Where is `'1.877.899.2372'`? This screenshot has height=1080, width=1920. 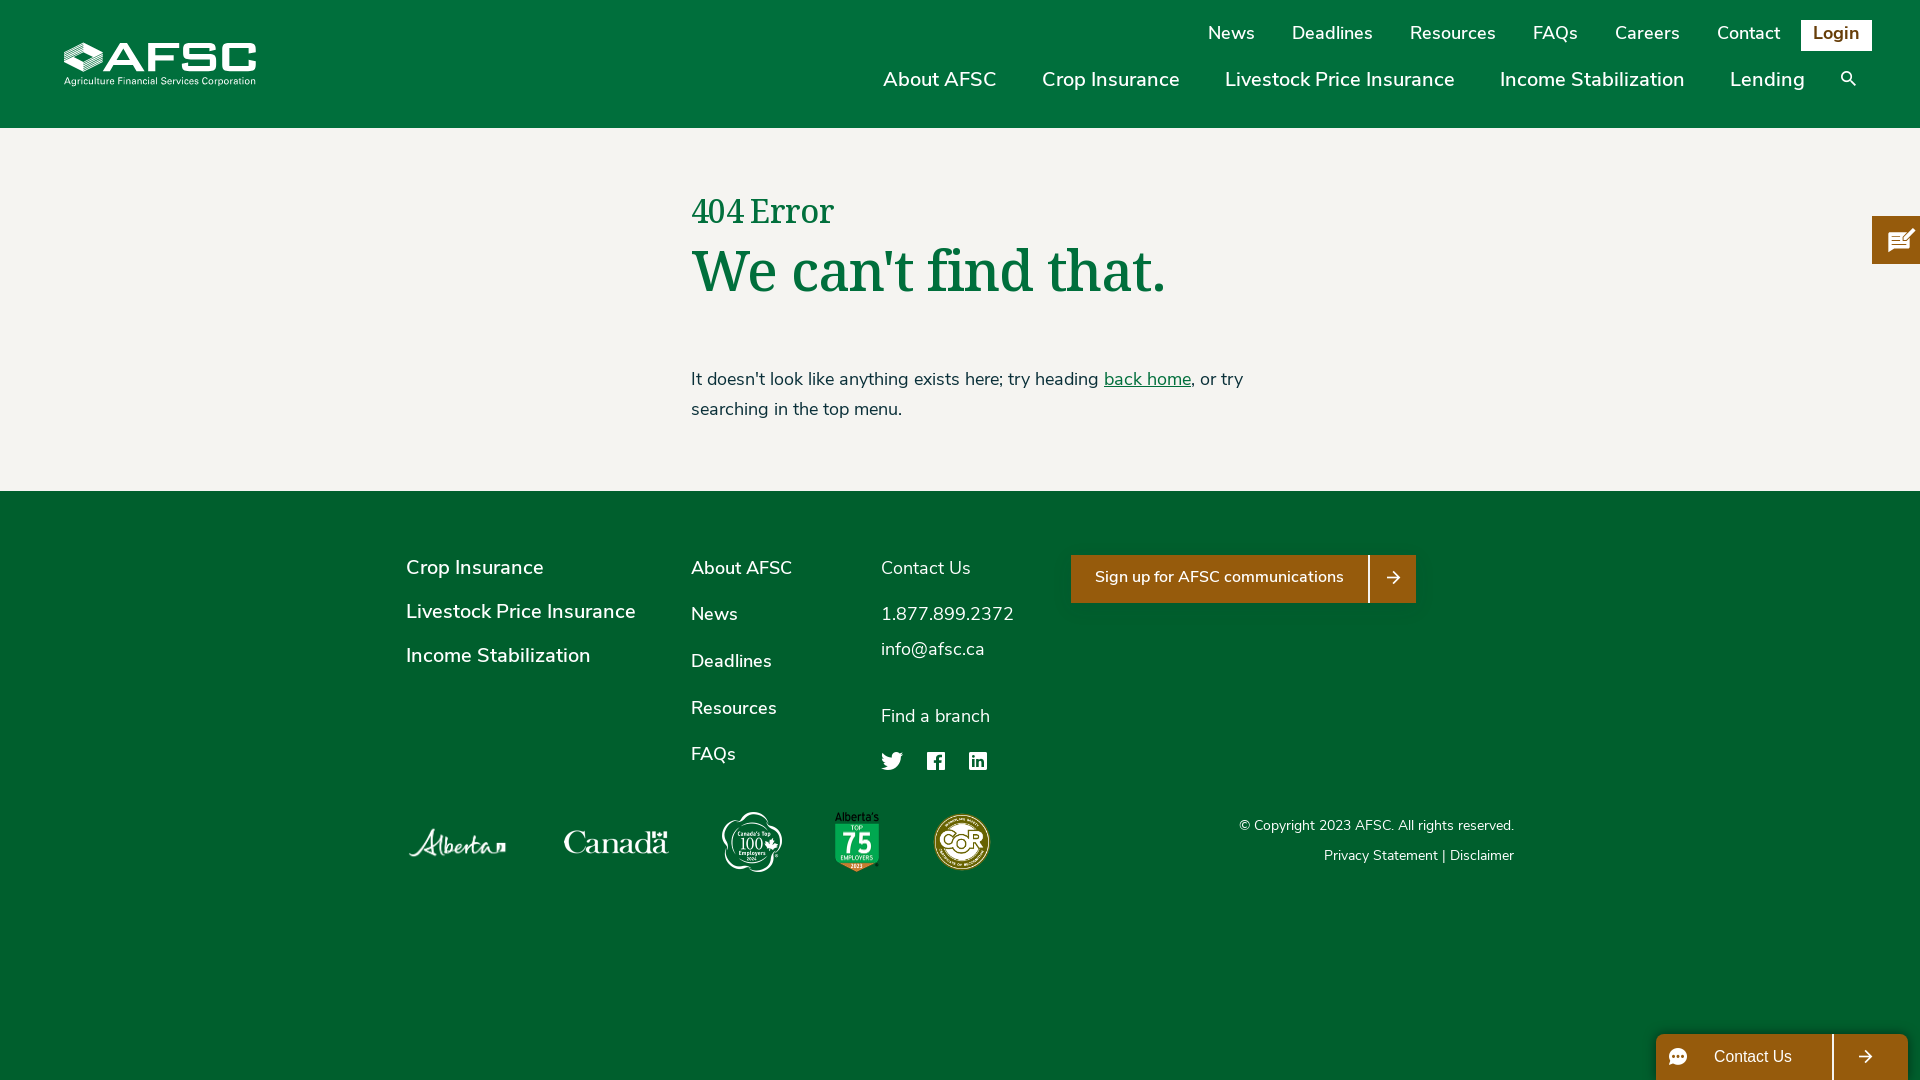 '1.877.899.2372' is located at coordinates (946, 614).